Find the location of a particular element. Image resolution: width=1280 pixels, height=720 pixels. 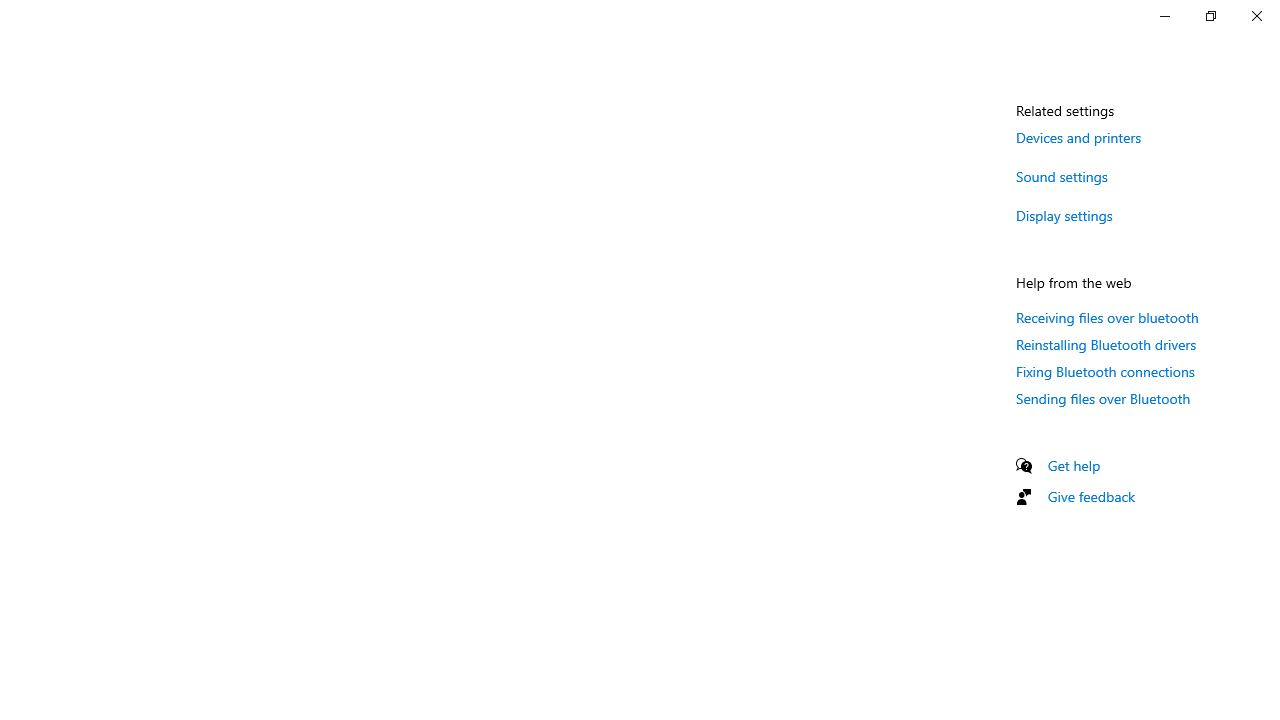

'Get help' is located at coordinates (1073, 465).